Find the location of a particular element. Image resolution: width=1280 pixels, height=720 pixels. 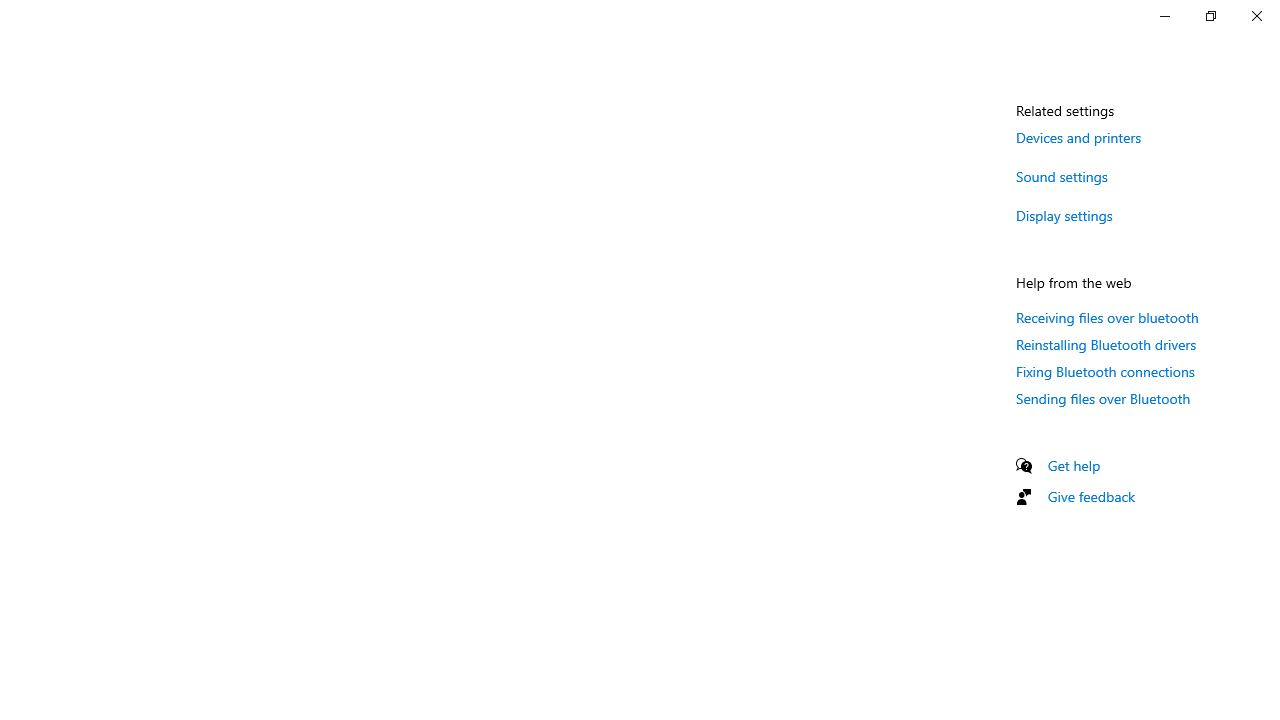

'Get help' is located at coordinates (1073, 465).